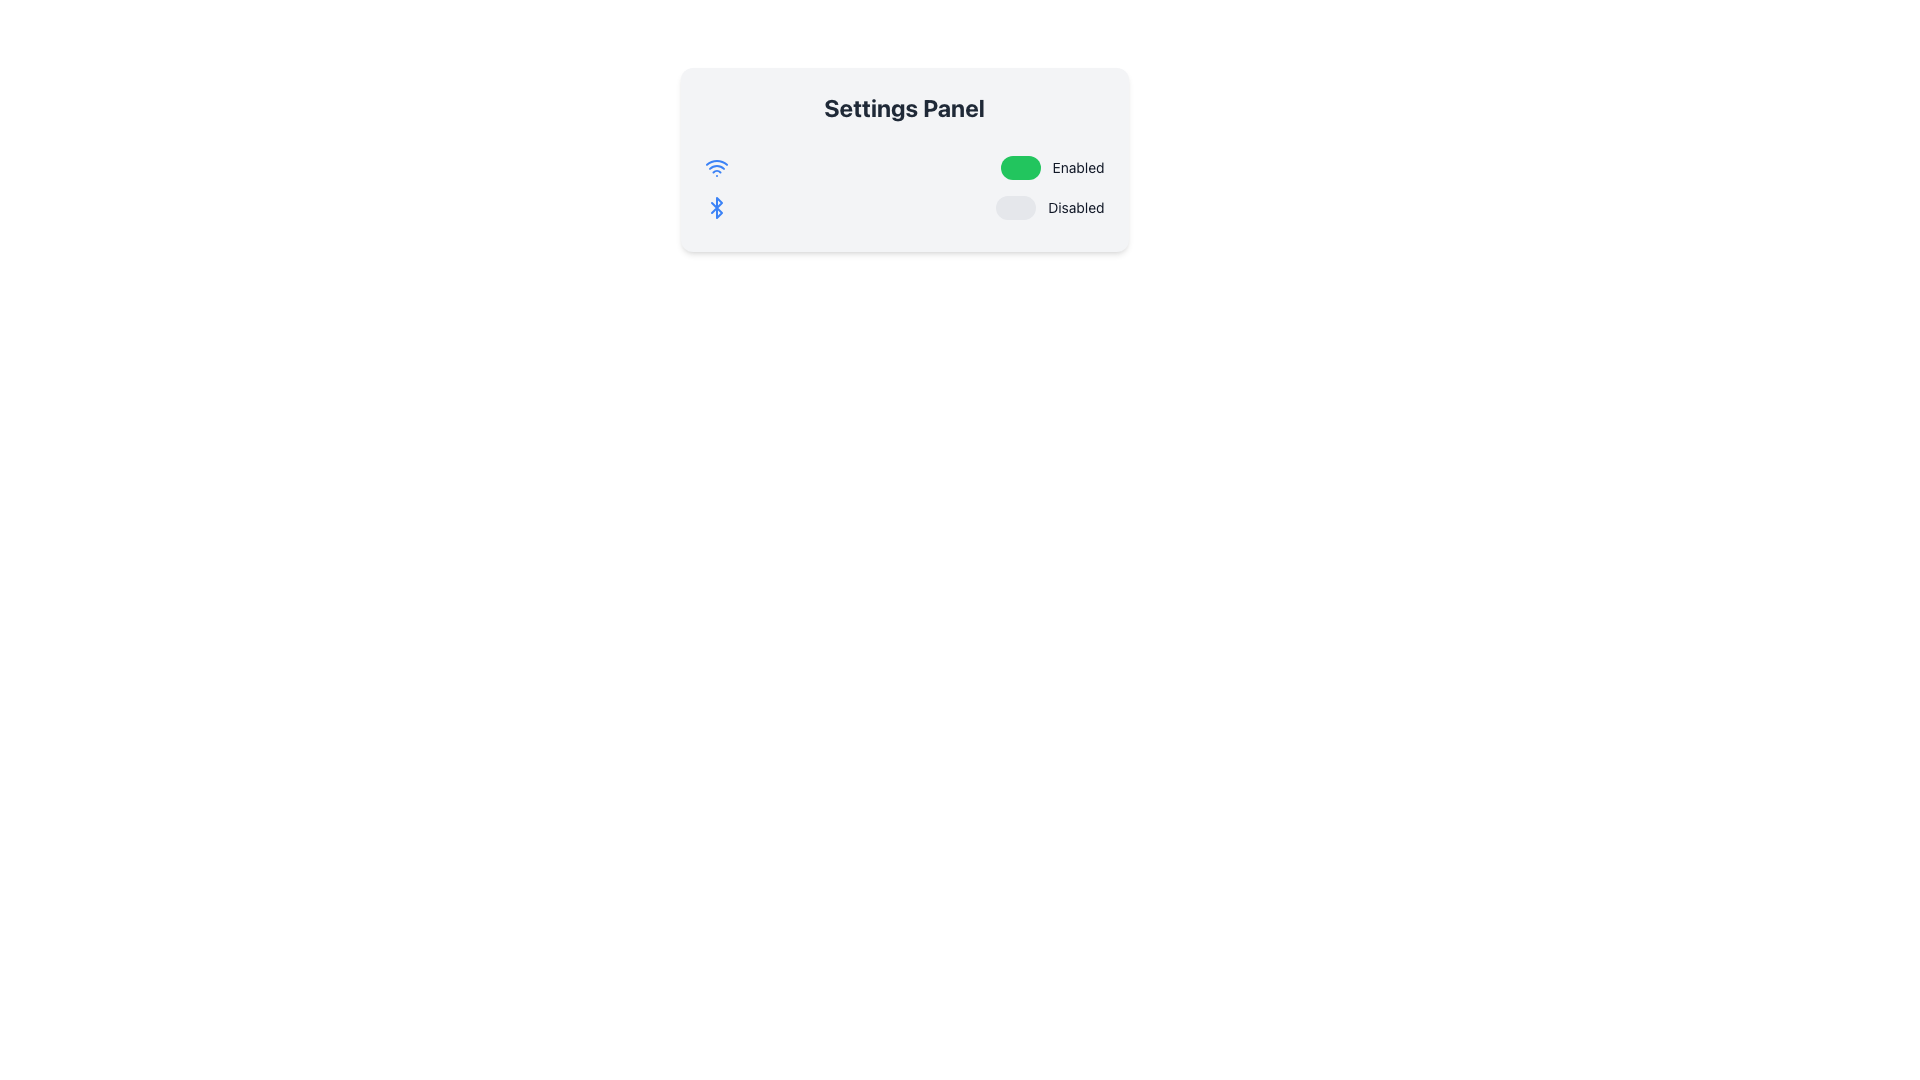  What do you see at coordinates (1077, 167) in the screenshot?
I see `the text label that describes the active state of the corresponding feature or toggle control, located to the right of a green-colored toggle switch` at bounding box center [1077, 167].